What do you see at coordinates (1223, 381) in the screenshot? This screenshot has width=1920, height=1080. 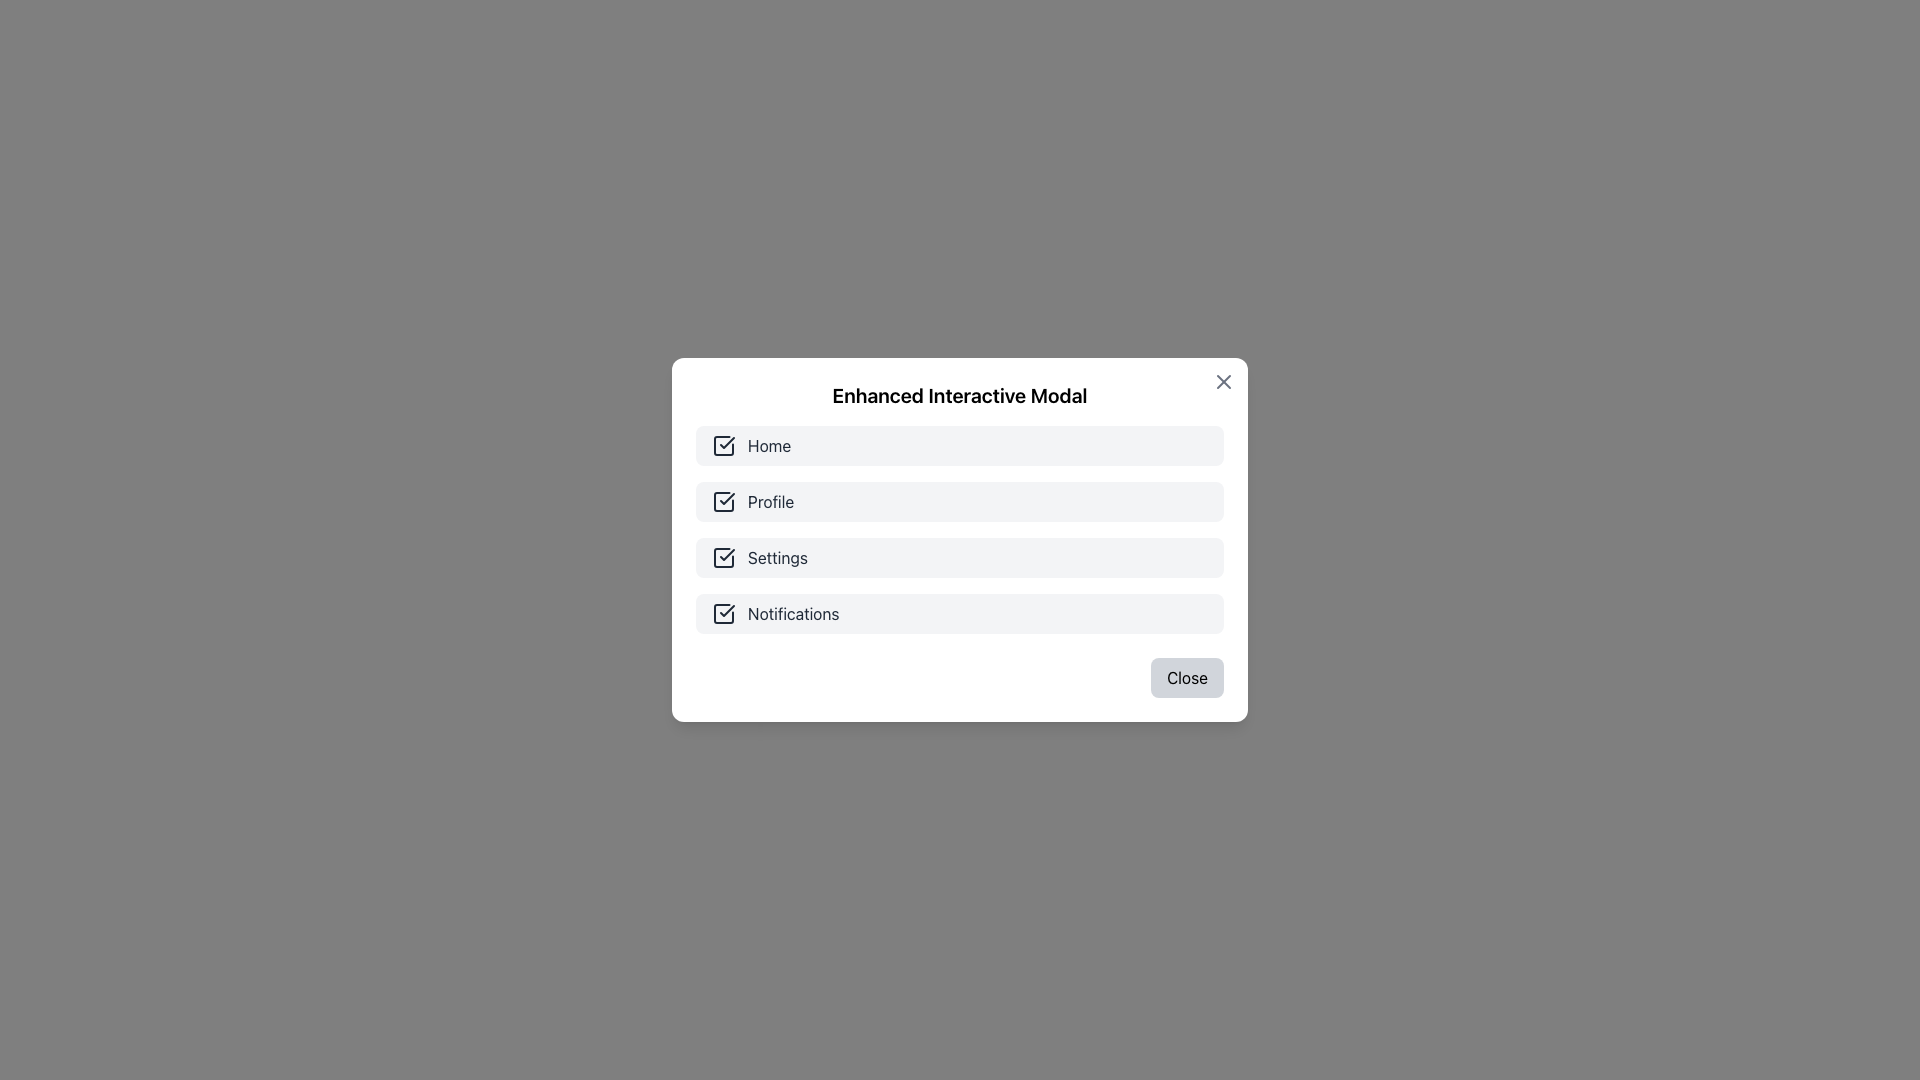 I see `the close icon in the top-right corner of the modal header adjacent to the title 'Enhanced Interactive Modal'` at bounding box center [1223, 381].